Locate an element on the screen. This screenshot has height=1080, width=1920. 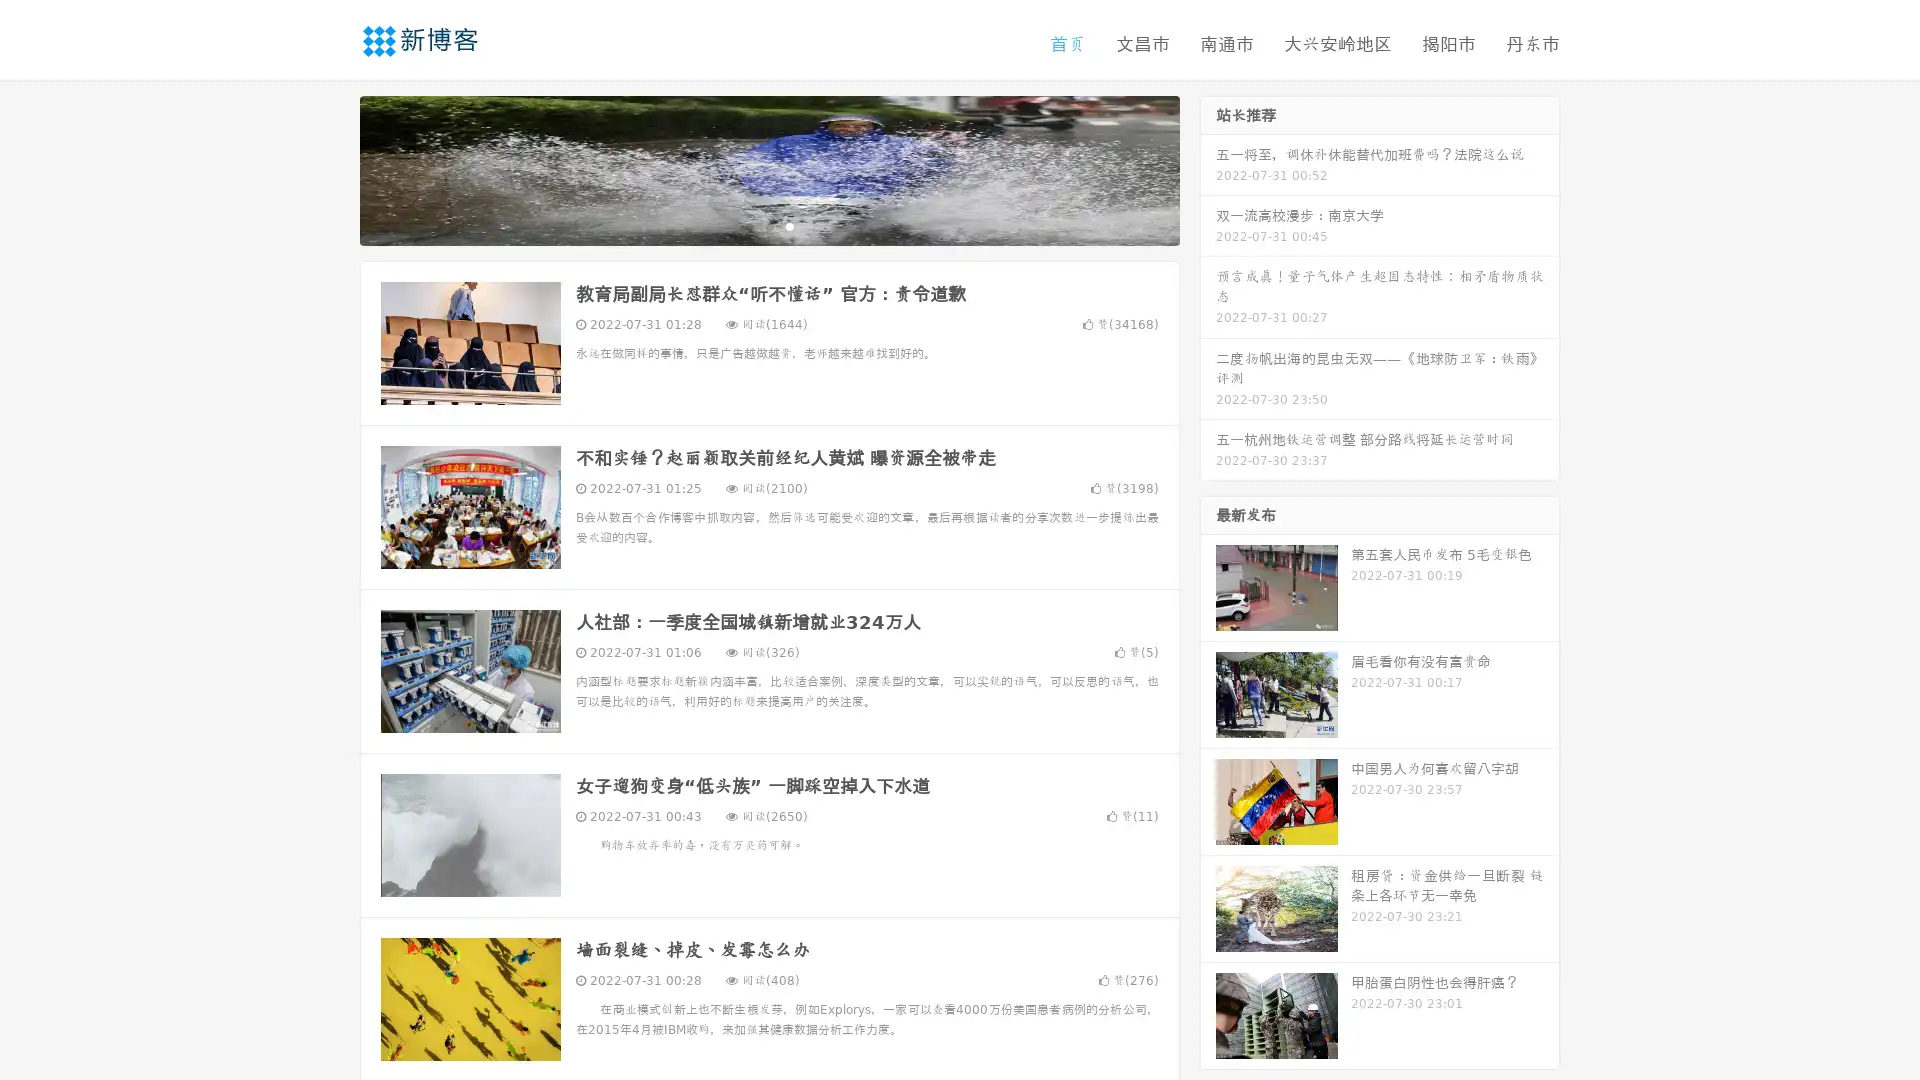
Go to slide 3 is located at coordinates (789, 225).